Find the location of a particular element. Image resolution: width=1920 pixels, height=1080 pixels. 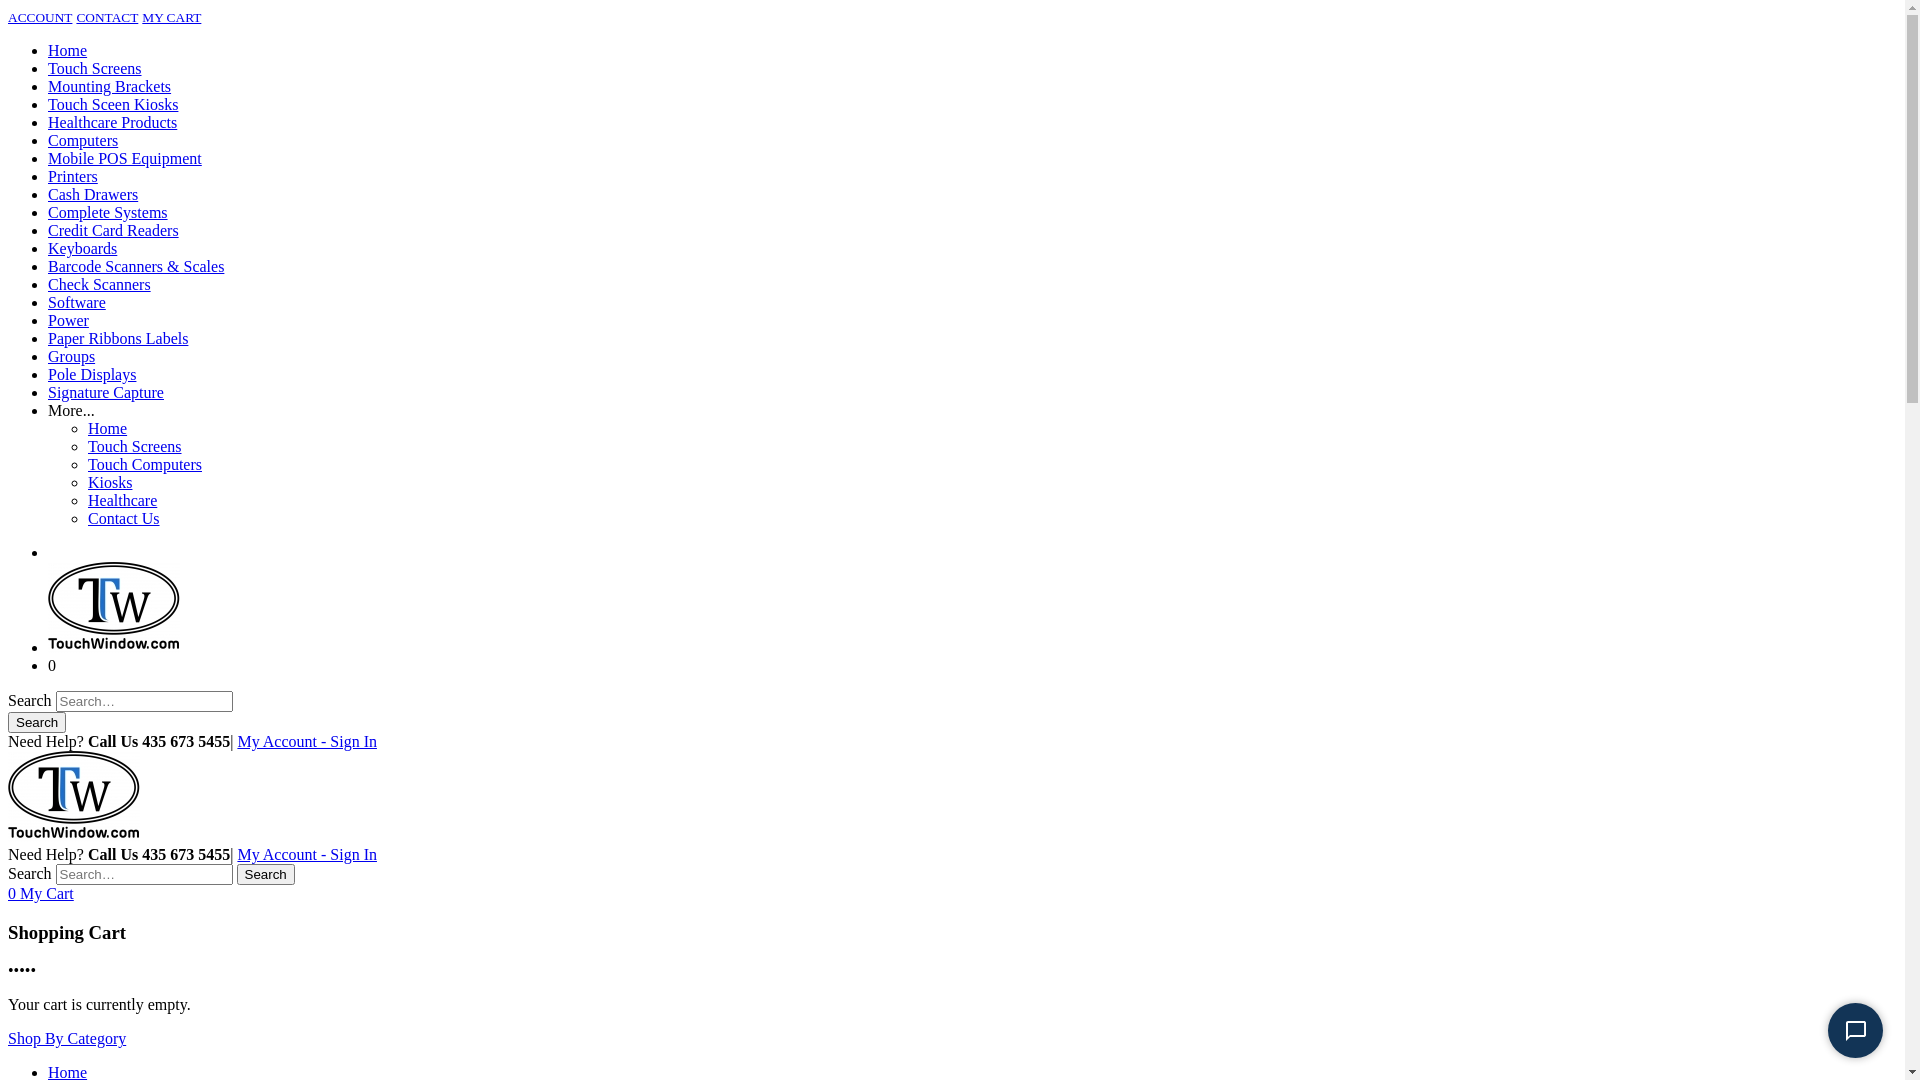

'Printers' is located at coordinates (72, 175).